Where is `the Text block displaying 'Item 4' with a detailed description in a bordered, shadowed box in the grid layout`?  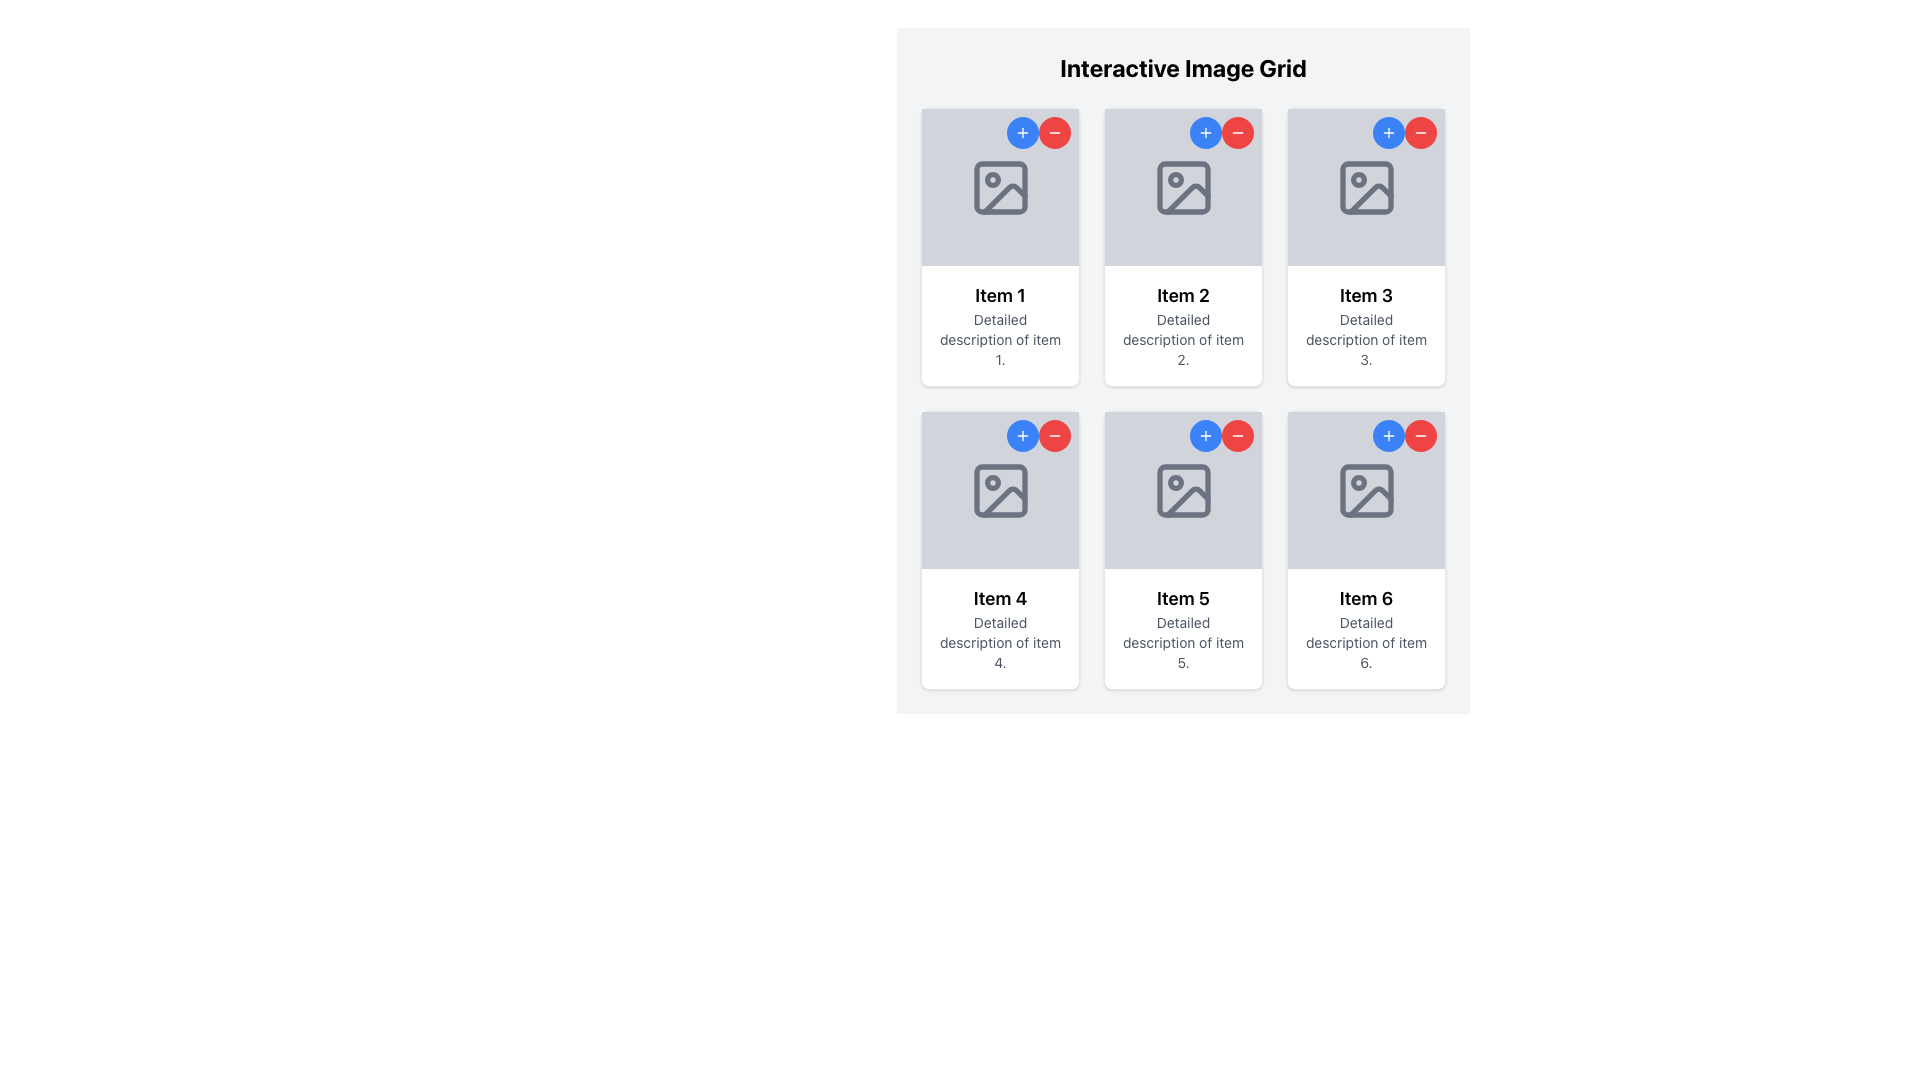
the Text block displaying 'Item 4' with a detailed description in a bordered, shadowed box in the grid layout is located at coordinates (1000, 627).